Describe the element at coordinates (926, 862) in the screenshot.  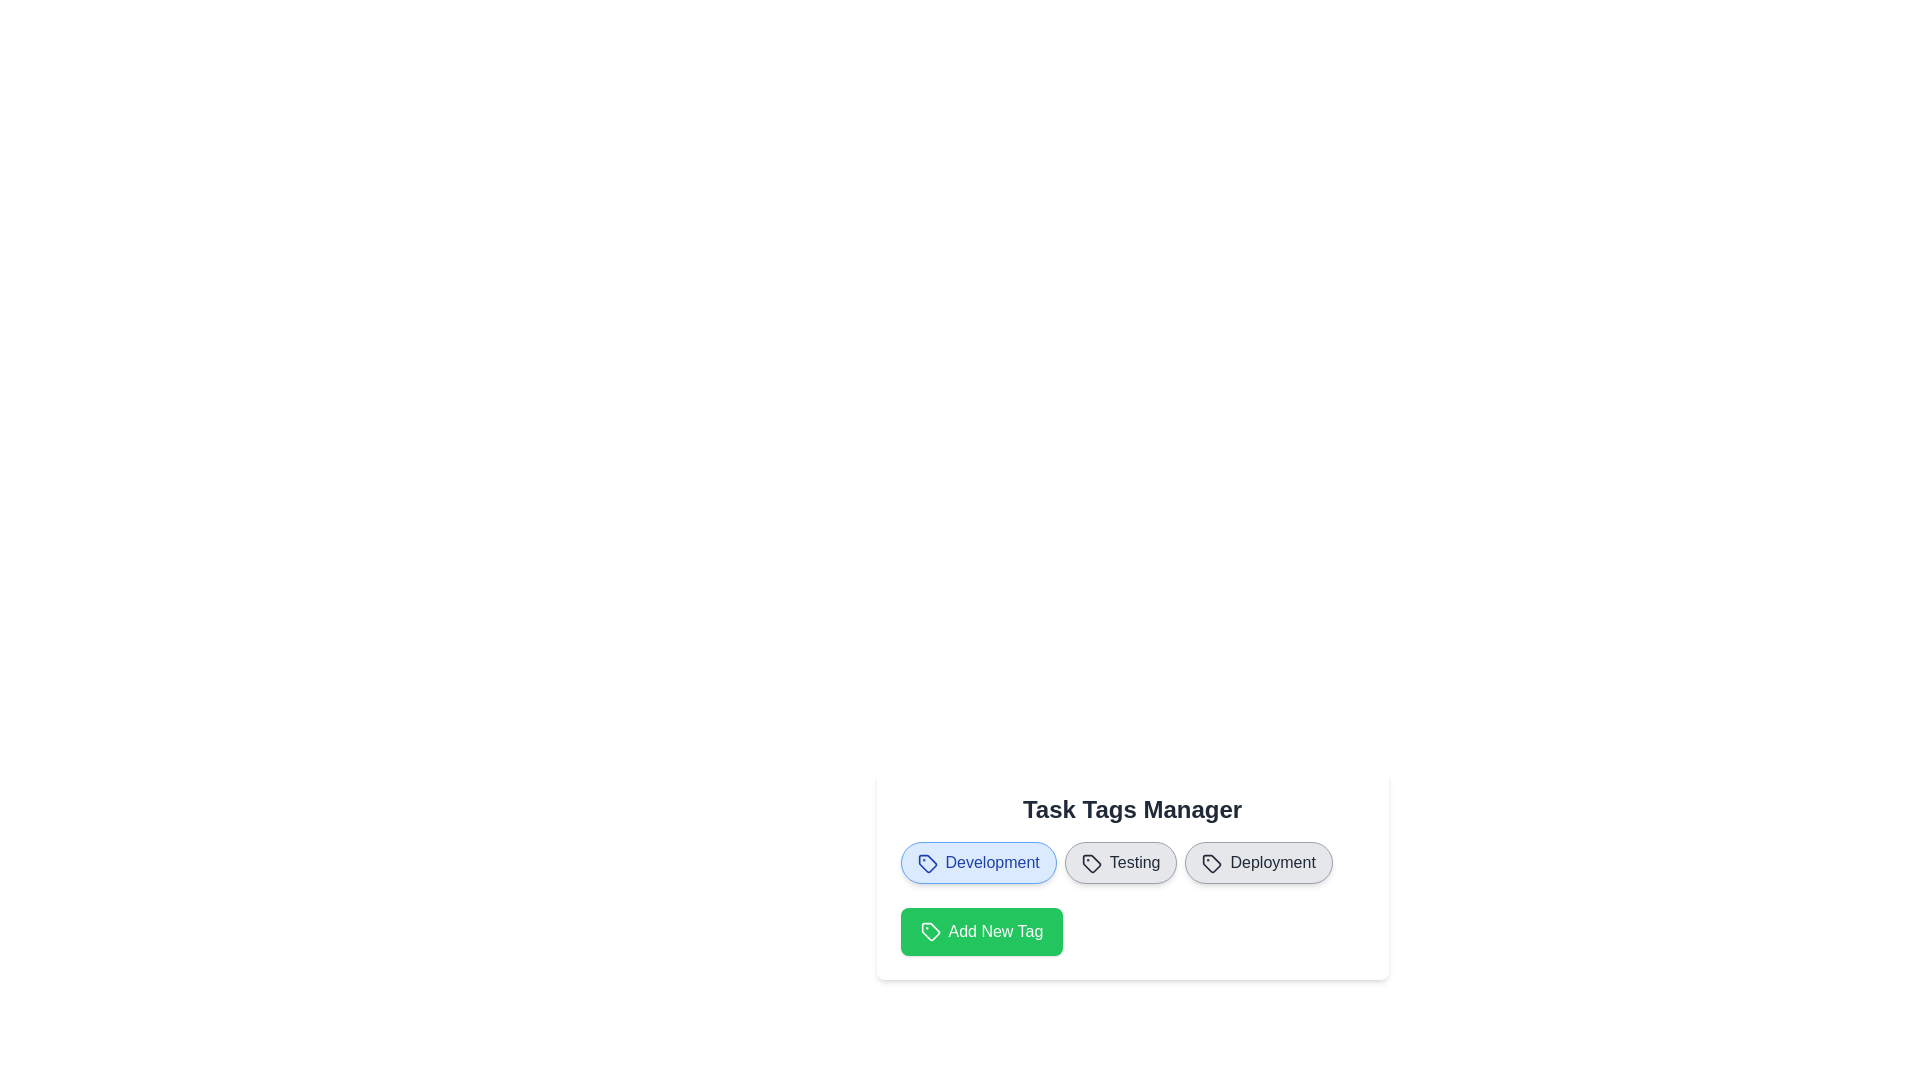
I see `the narrow elongated blue stroke tag icon located to the left of the 'Development' button in the 'Task Tags Manager' section` at that location.